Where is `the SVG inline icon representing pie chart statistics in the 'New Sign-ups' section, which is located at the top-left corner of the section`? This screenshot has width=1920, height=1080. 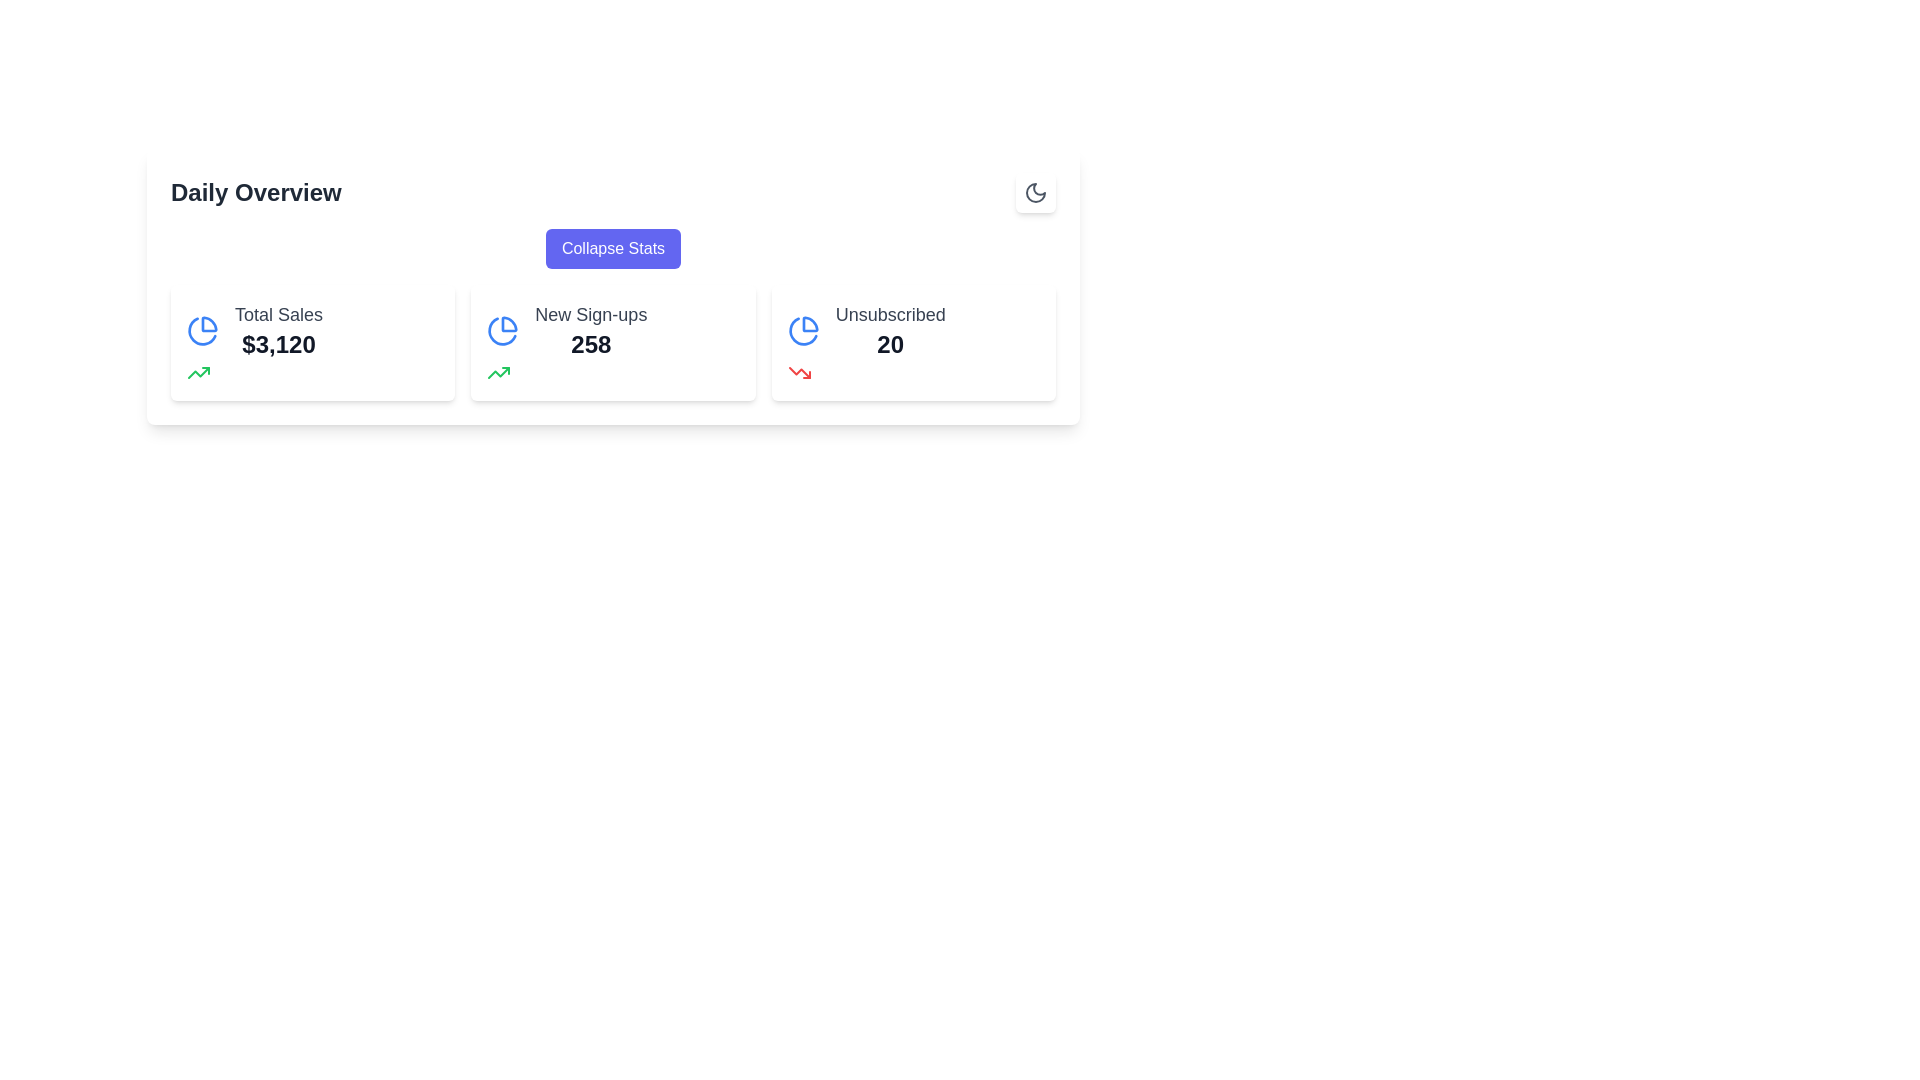 the SVG inline icon representing pie chart statistics in the 'New Sign-ups' section, which is located at the top-left corner of the section is located at coordinates (503, 330).